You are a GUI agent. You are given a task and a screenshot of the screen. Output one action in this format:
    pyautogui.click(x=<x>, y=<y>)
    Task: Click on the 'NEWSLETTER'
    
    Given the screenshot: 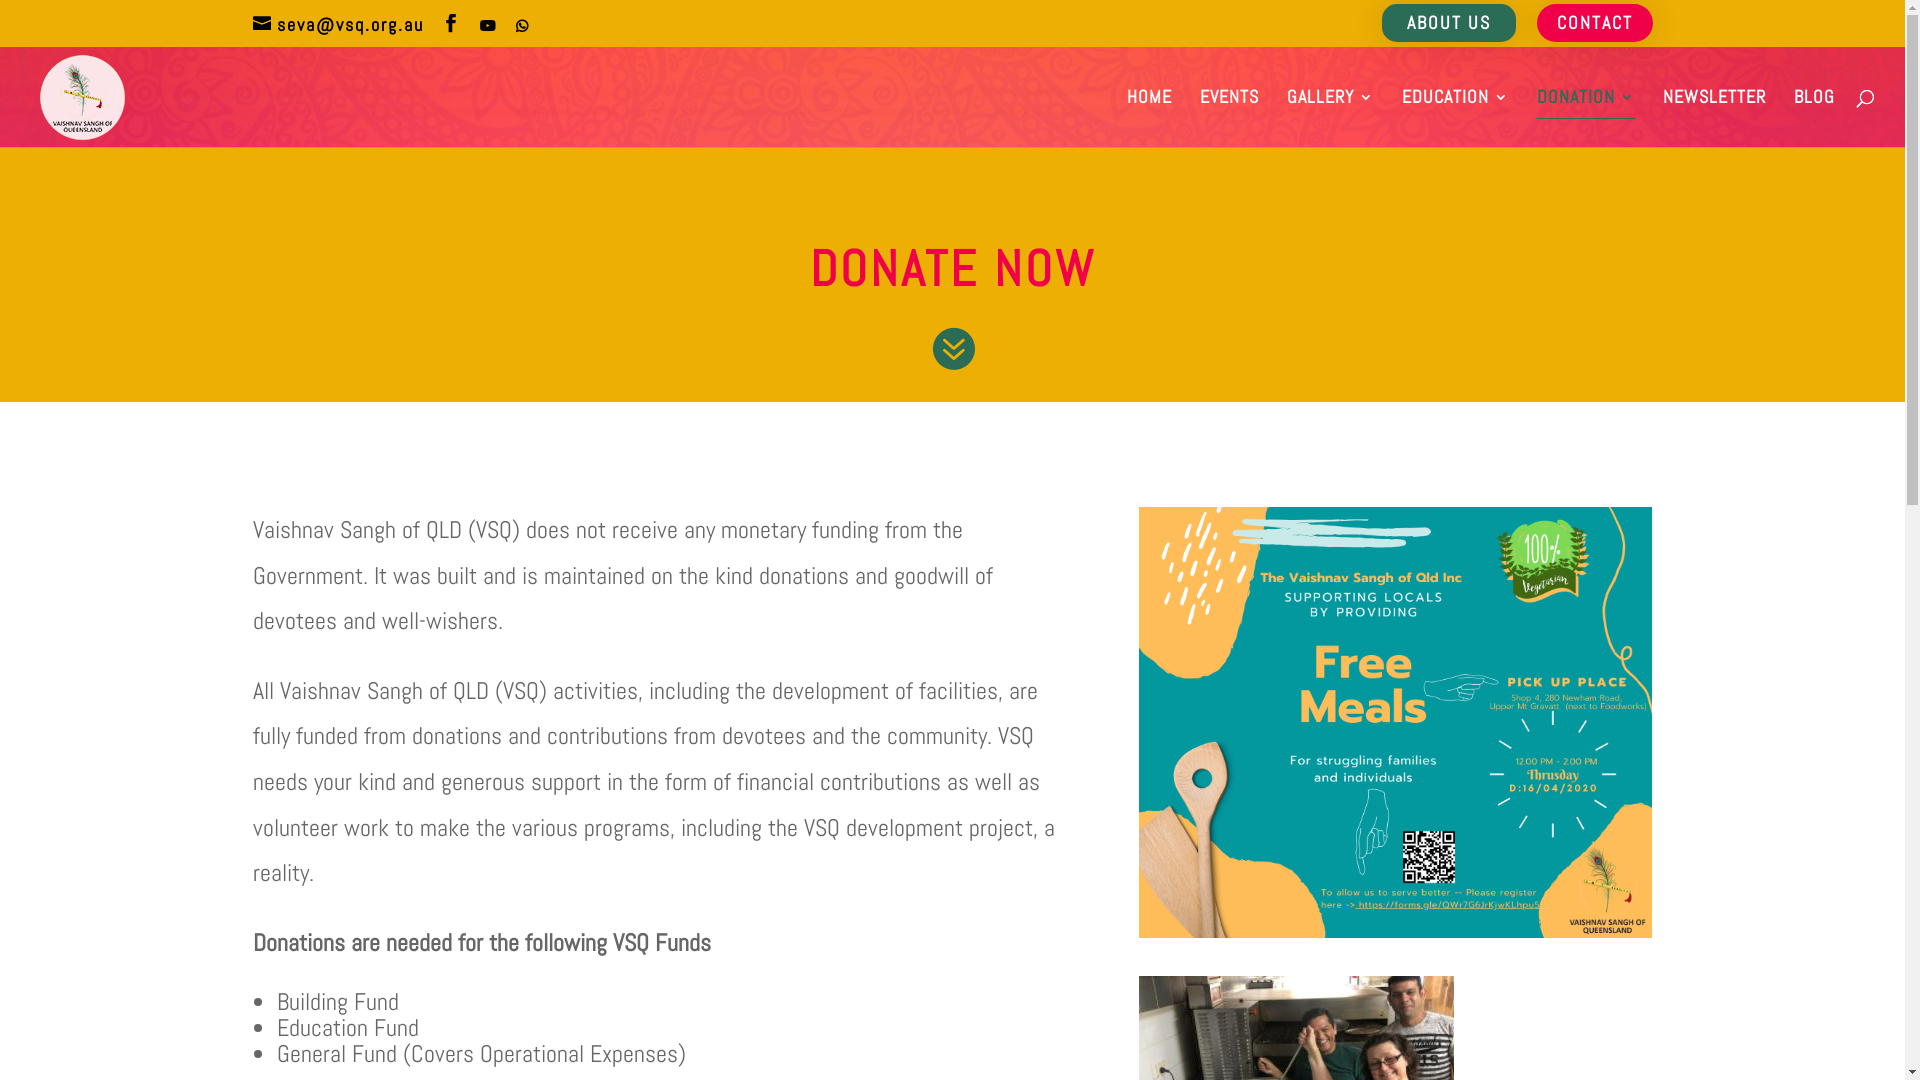 What is the action you would take?
    pyautogui.click(x=1713, y=118)
    